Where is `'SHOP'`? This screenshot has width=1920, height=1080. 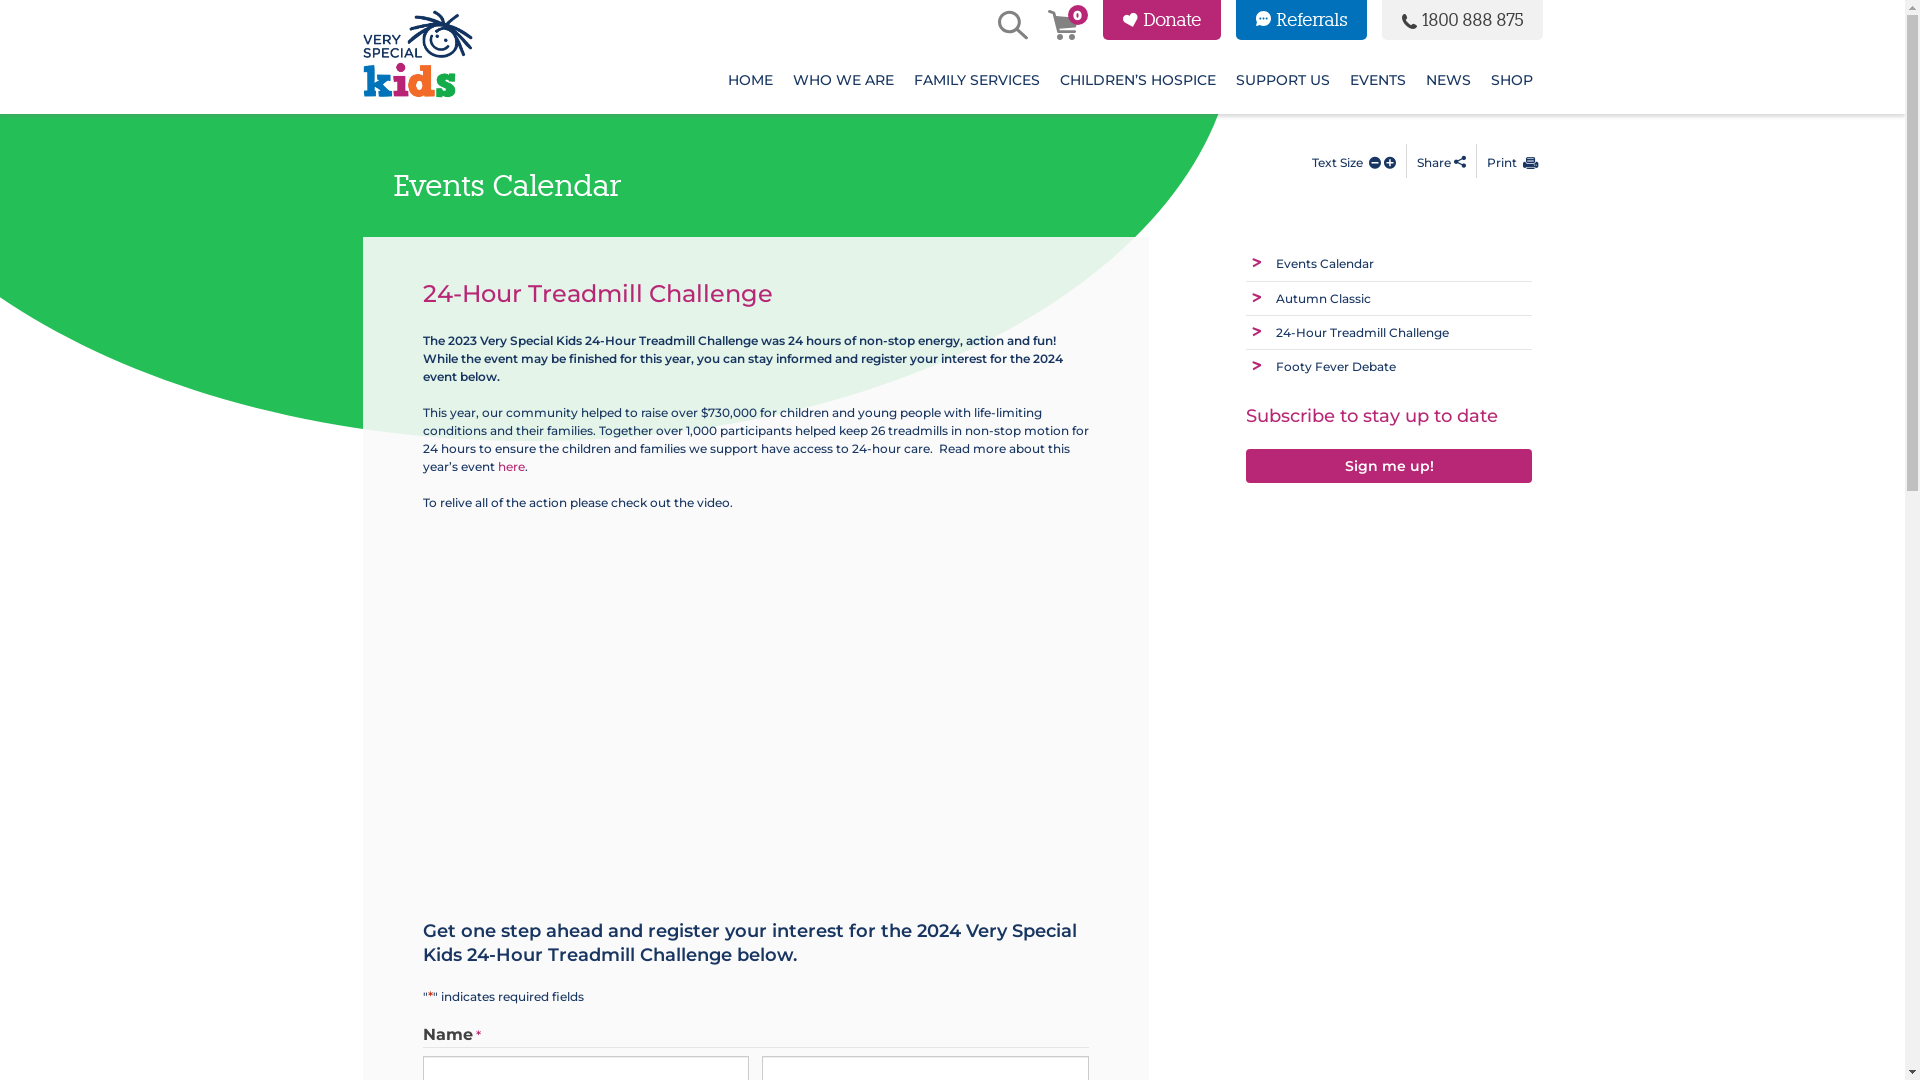
'SHOP' is located at coordinates (1511, 79).